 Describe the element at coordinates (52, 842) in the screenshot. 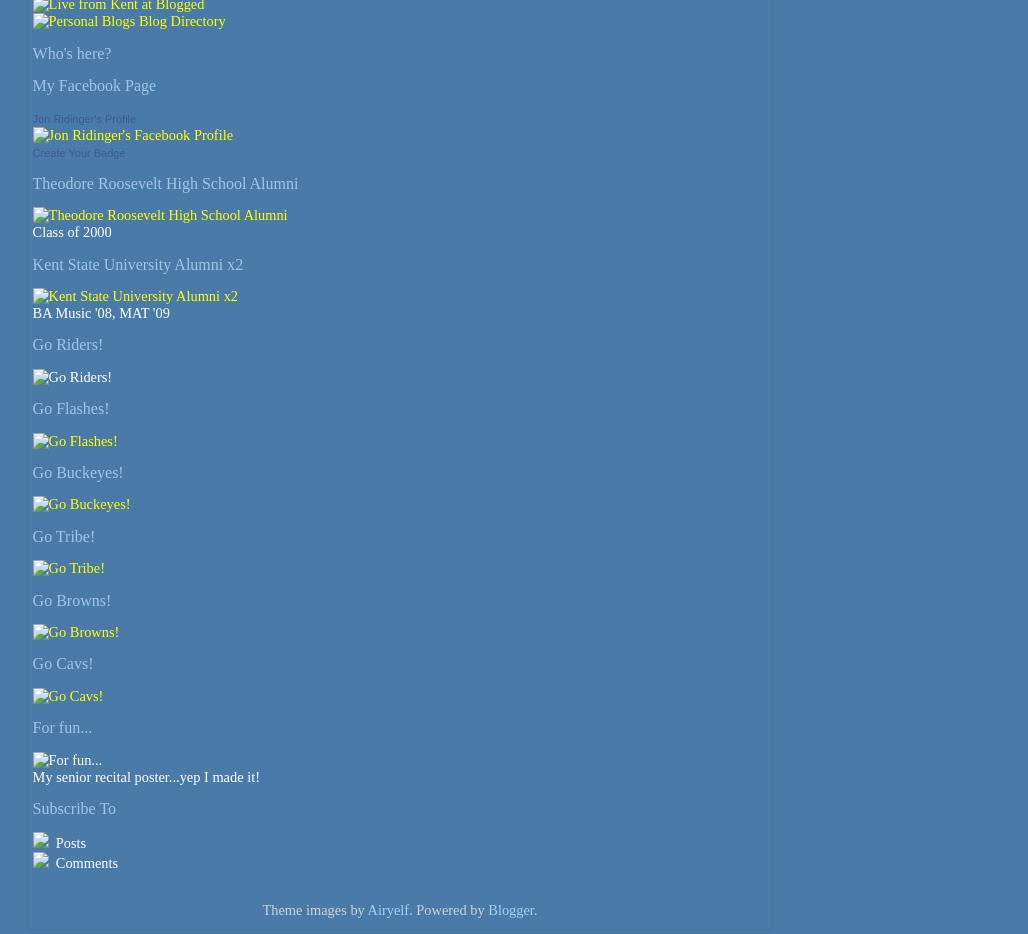

I see `'Posts'` at that location.